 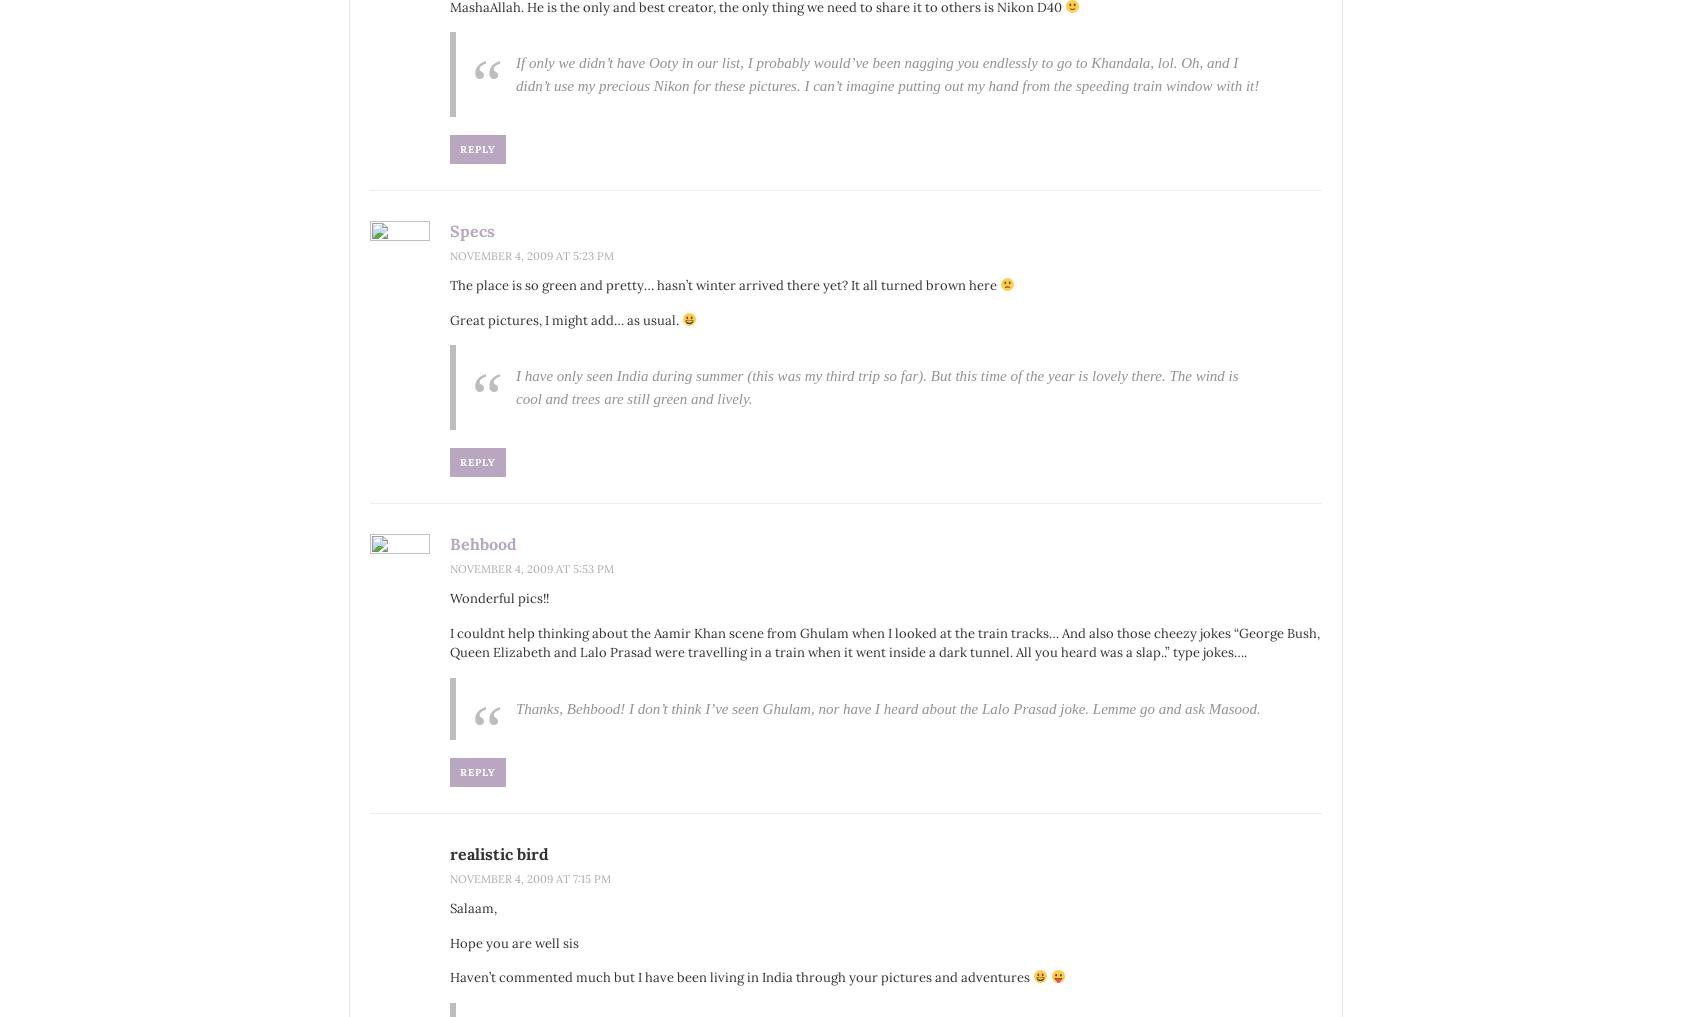 What do you see at coordinates (740, 977) in the screenshot?
I see `'Haven’t commented much but I have been living in India through your pictures and adventures'` at bounding box center [740, 977].